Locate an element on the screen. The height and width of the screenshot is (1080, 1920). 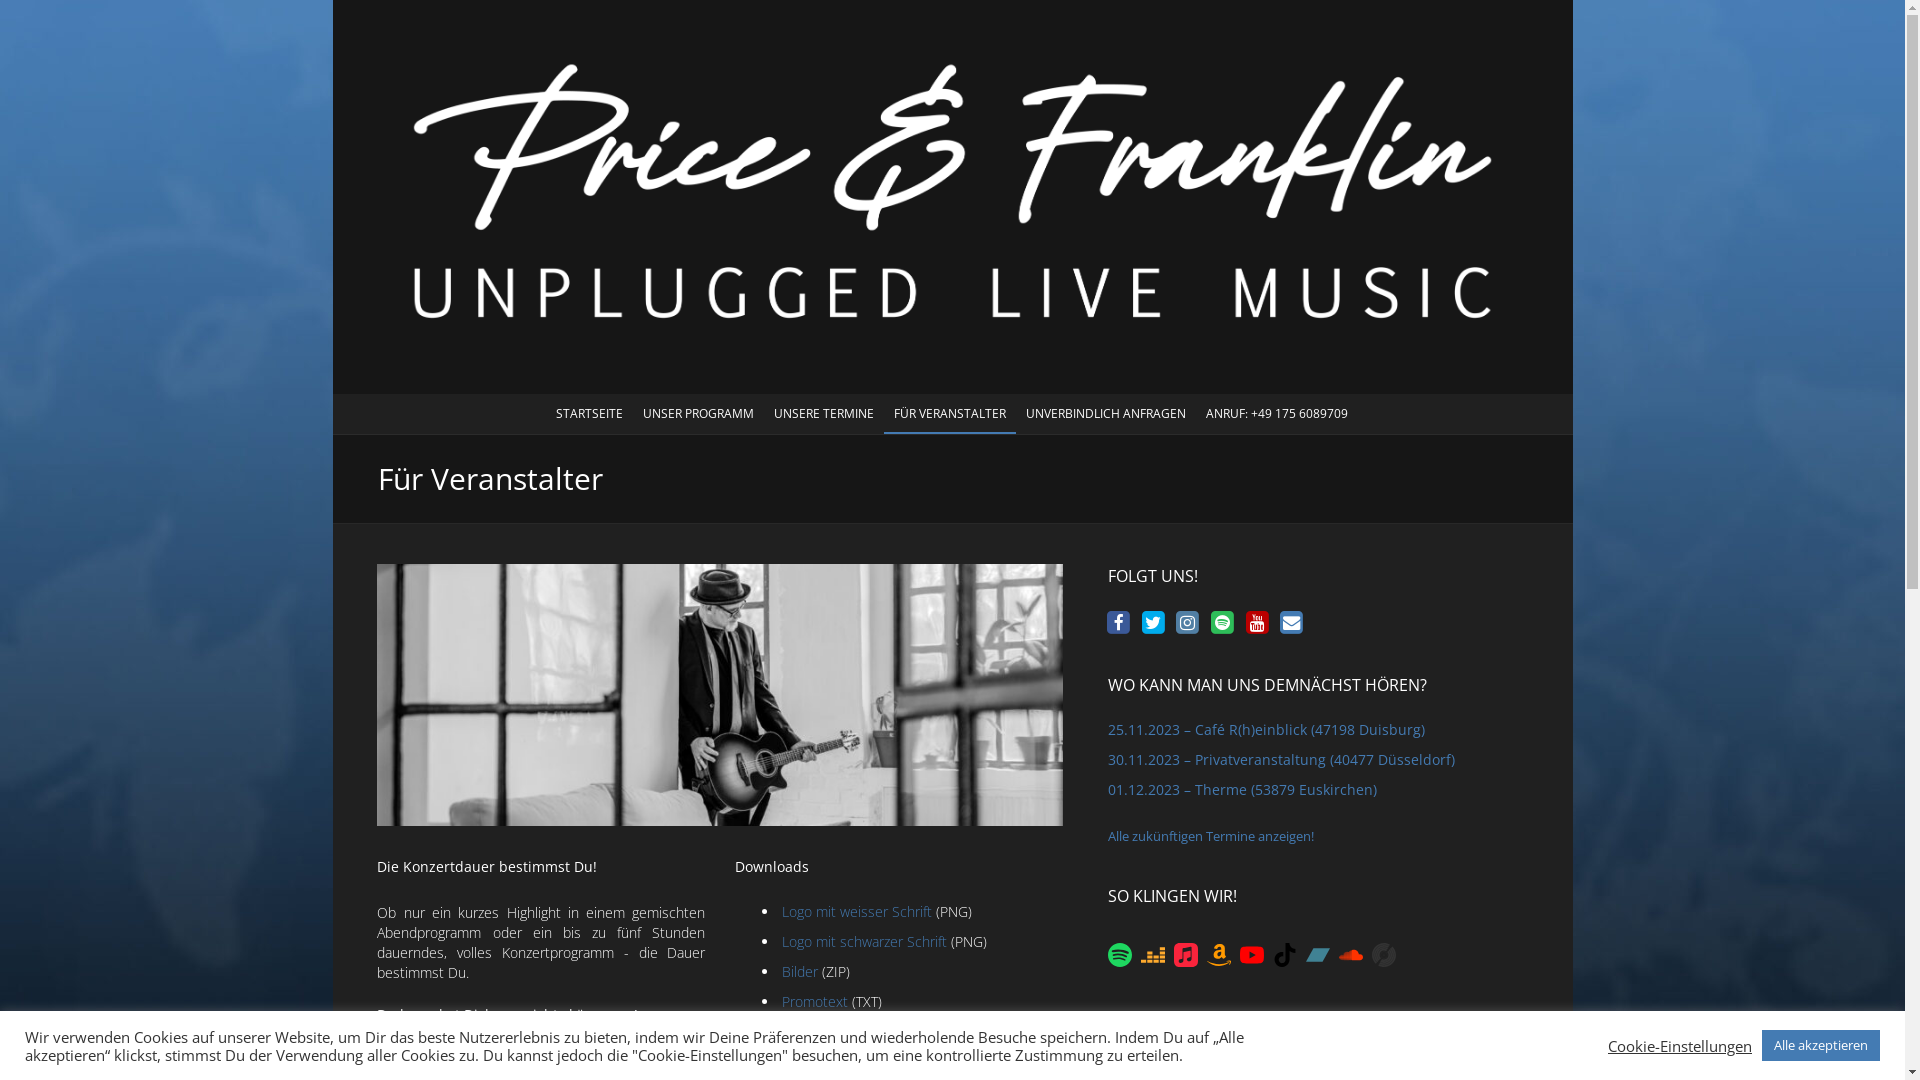
'YouTube' is located at coordinates (1253, 951).